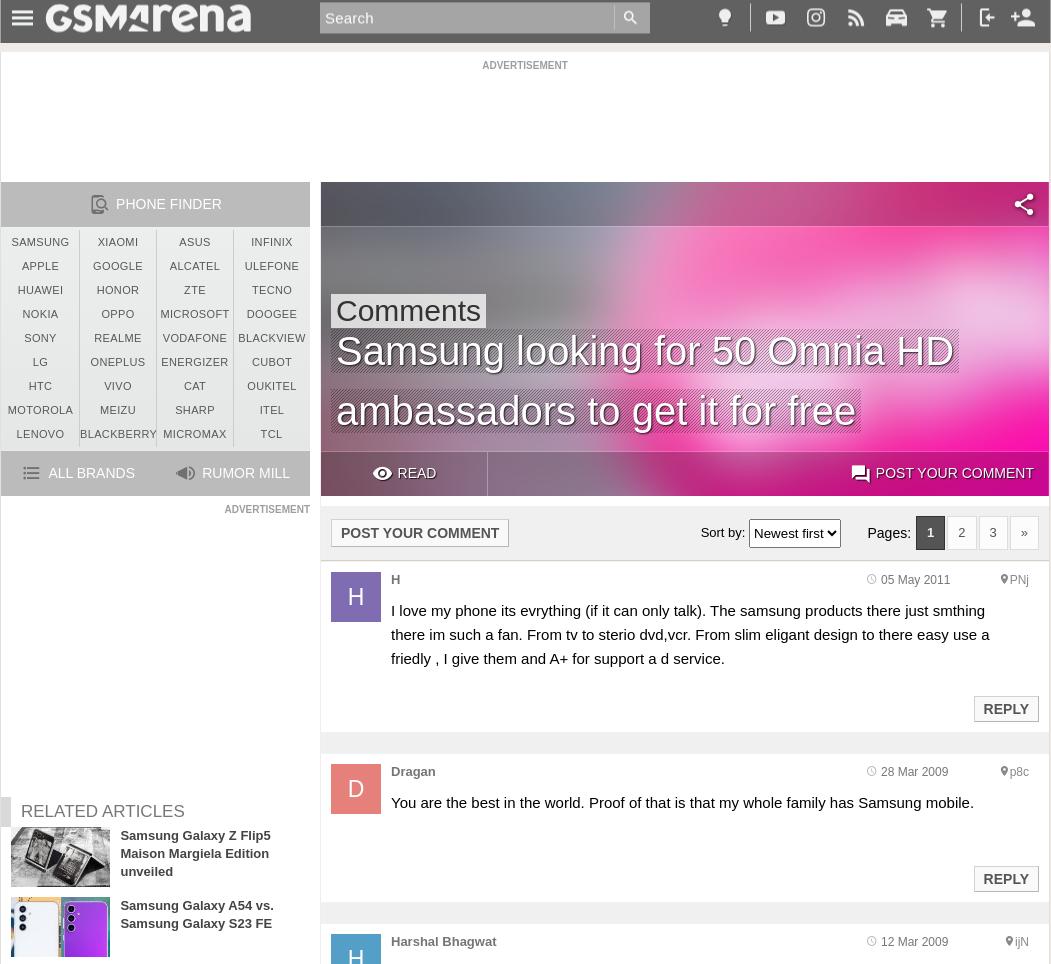 This screenshot has width=1051, height=964. I want to click on 'Xiaomi', so click(117, 241).